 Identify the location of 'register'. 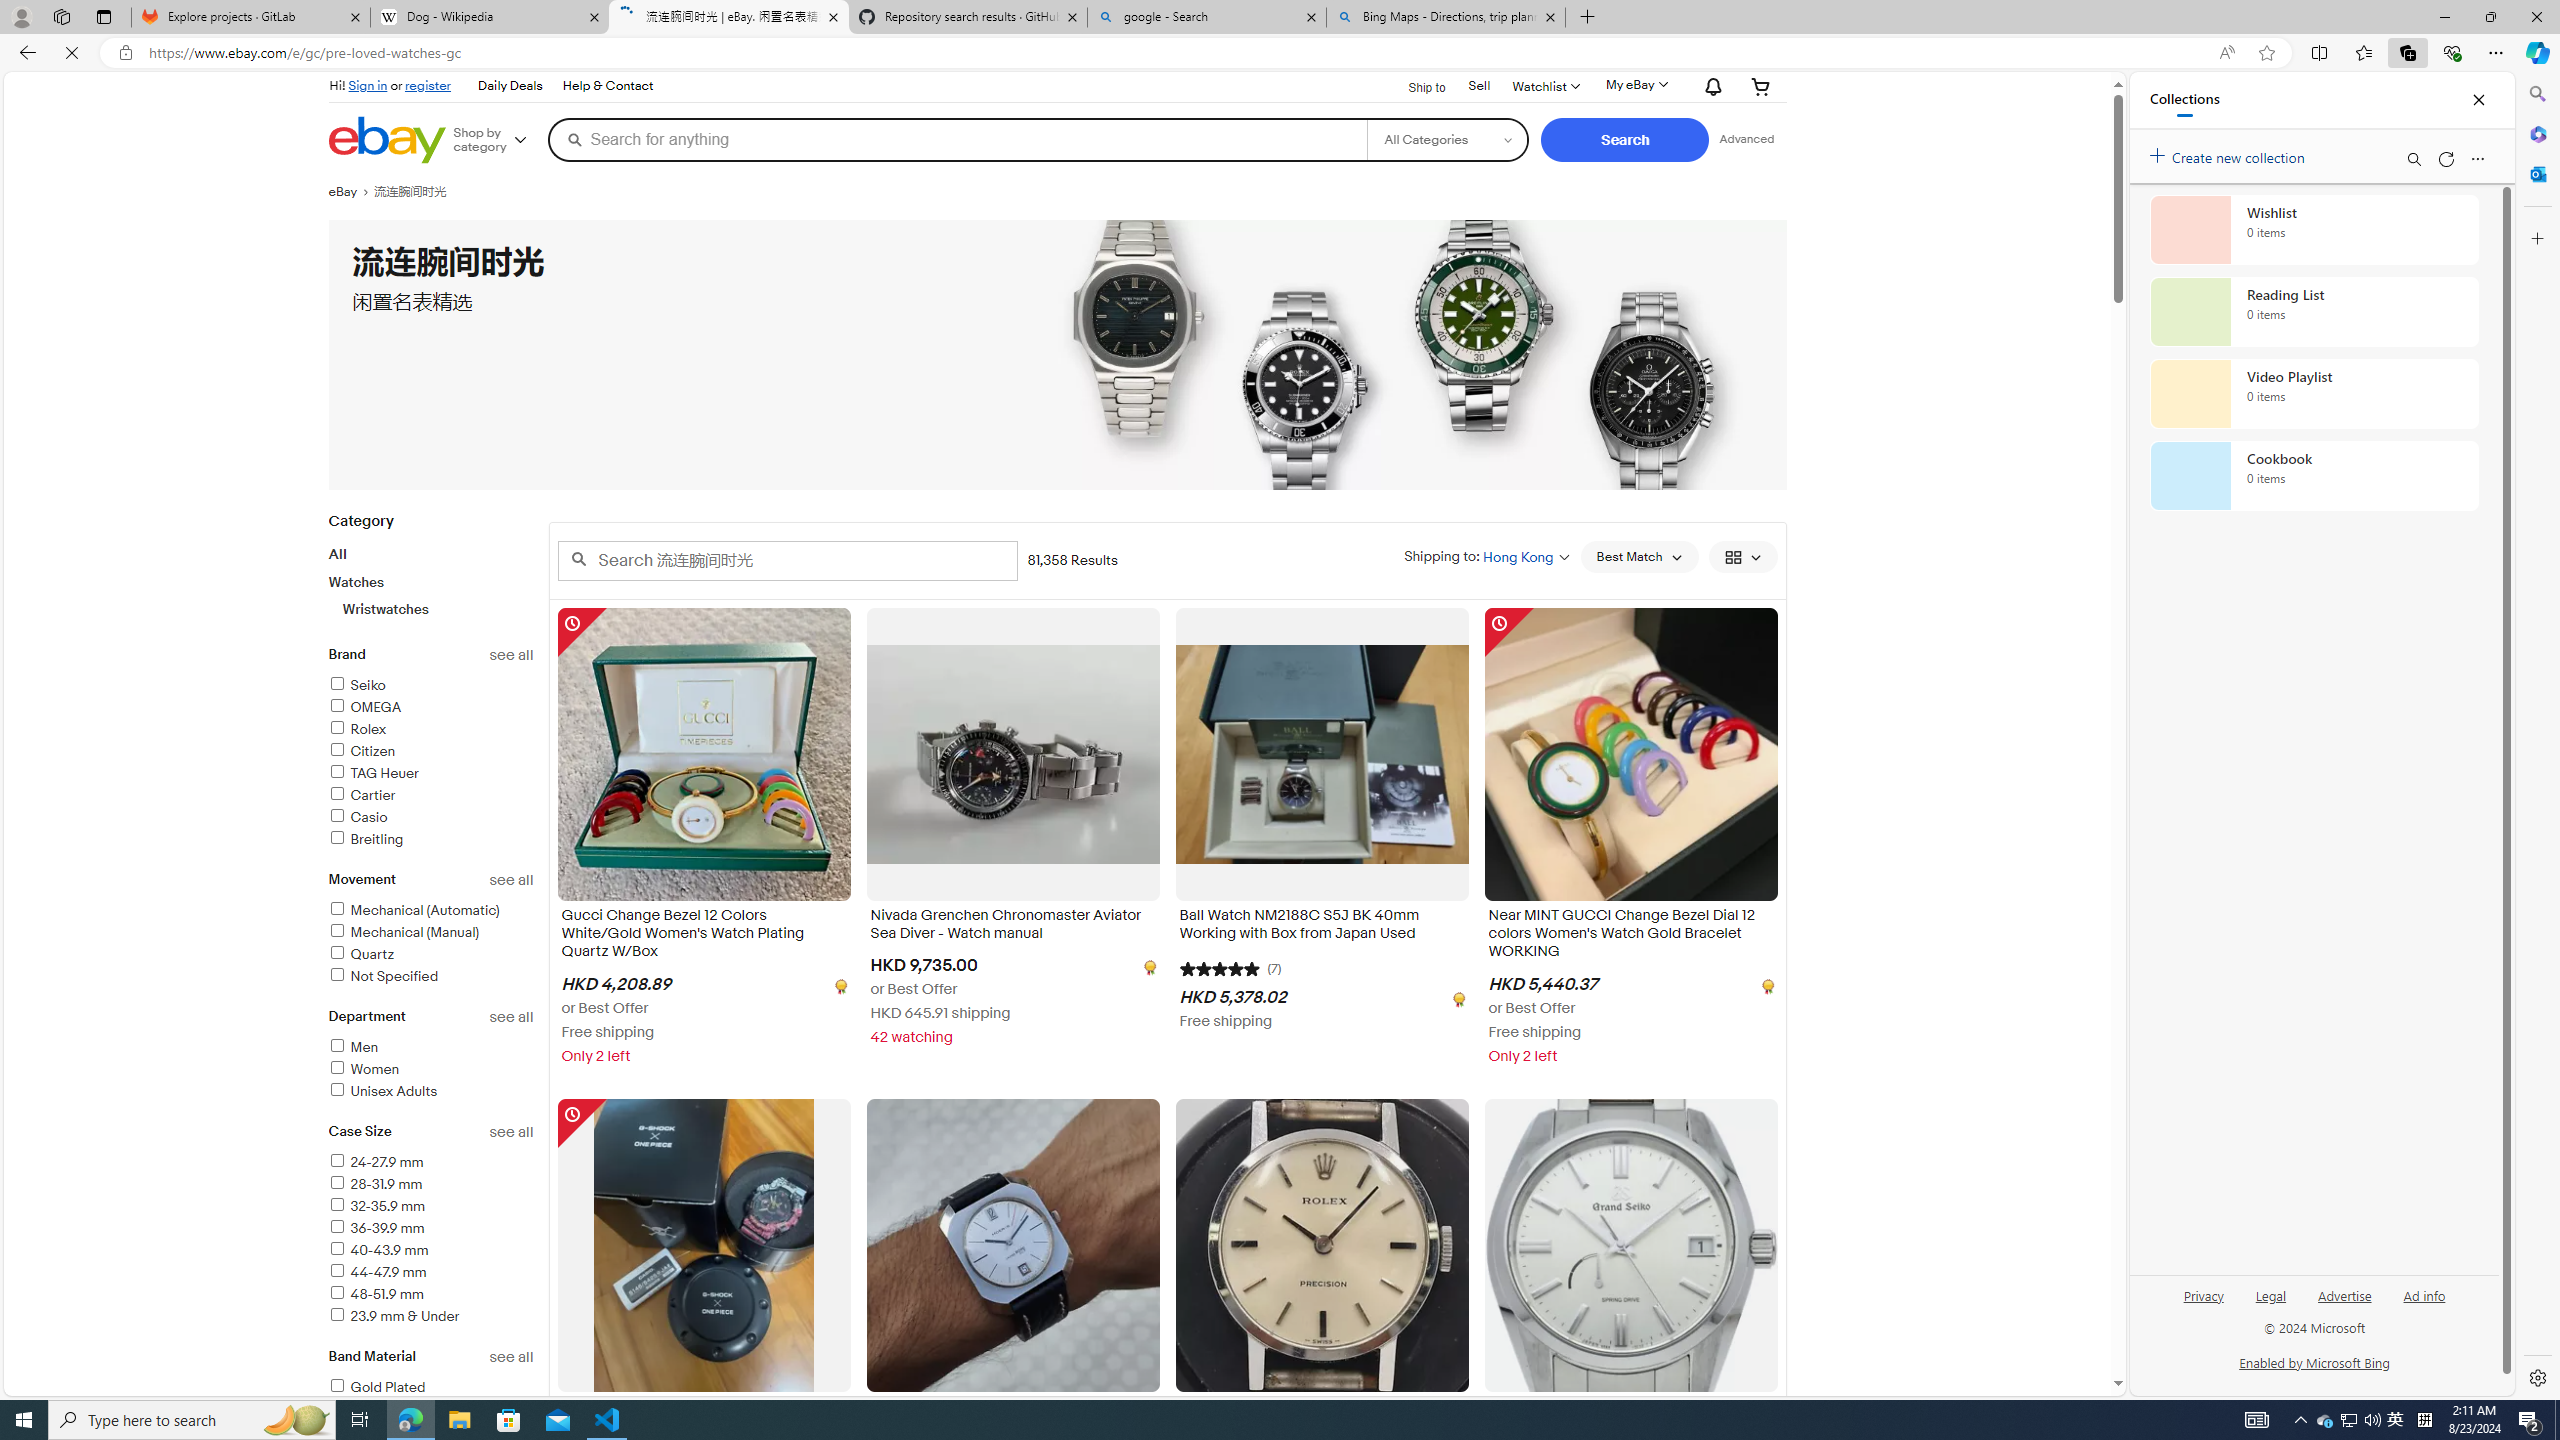
(428, 84).